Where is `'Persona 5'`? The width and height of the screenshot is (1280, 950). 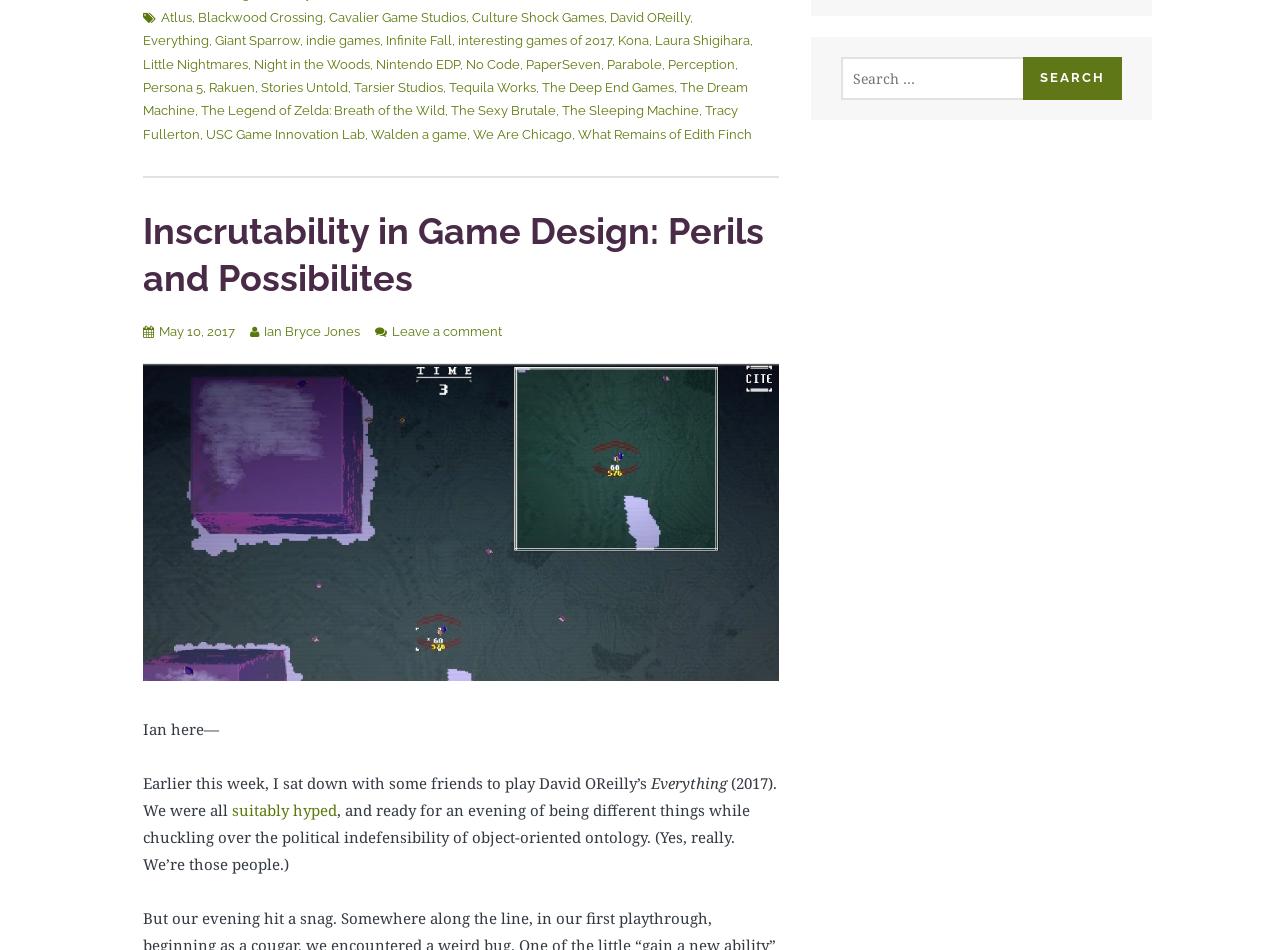 'Persona 5' is located at coordinates (173, 87).